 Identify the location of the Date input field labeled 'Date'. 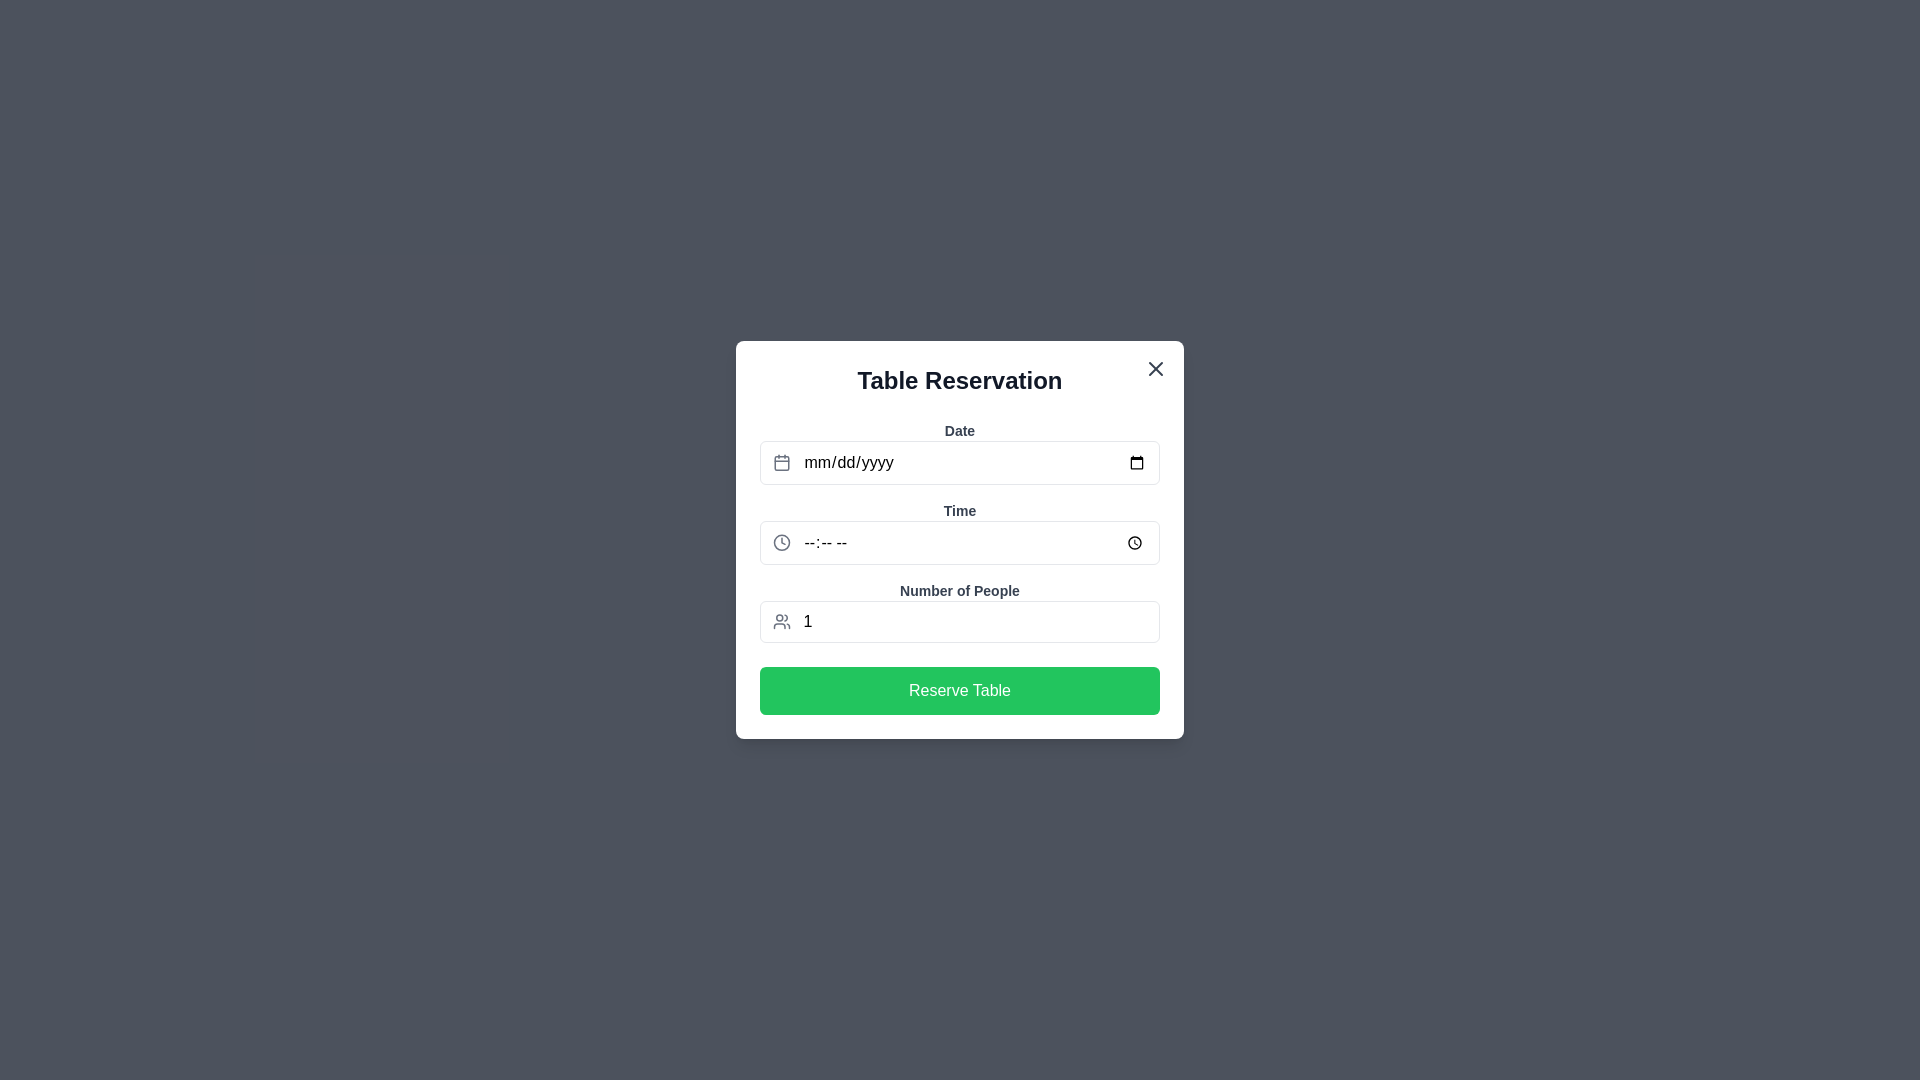
(960, 452).